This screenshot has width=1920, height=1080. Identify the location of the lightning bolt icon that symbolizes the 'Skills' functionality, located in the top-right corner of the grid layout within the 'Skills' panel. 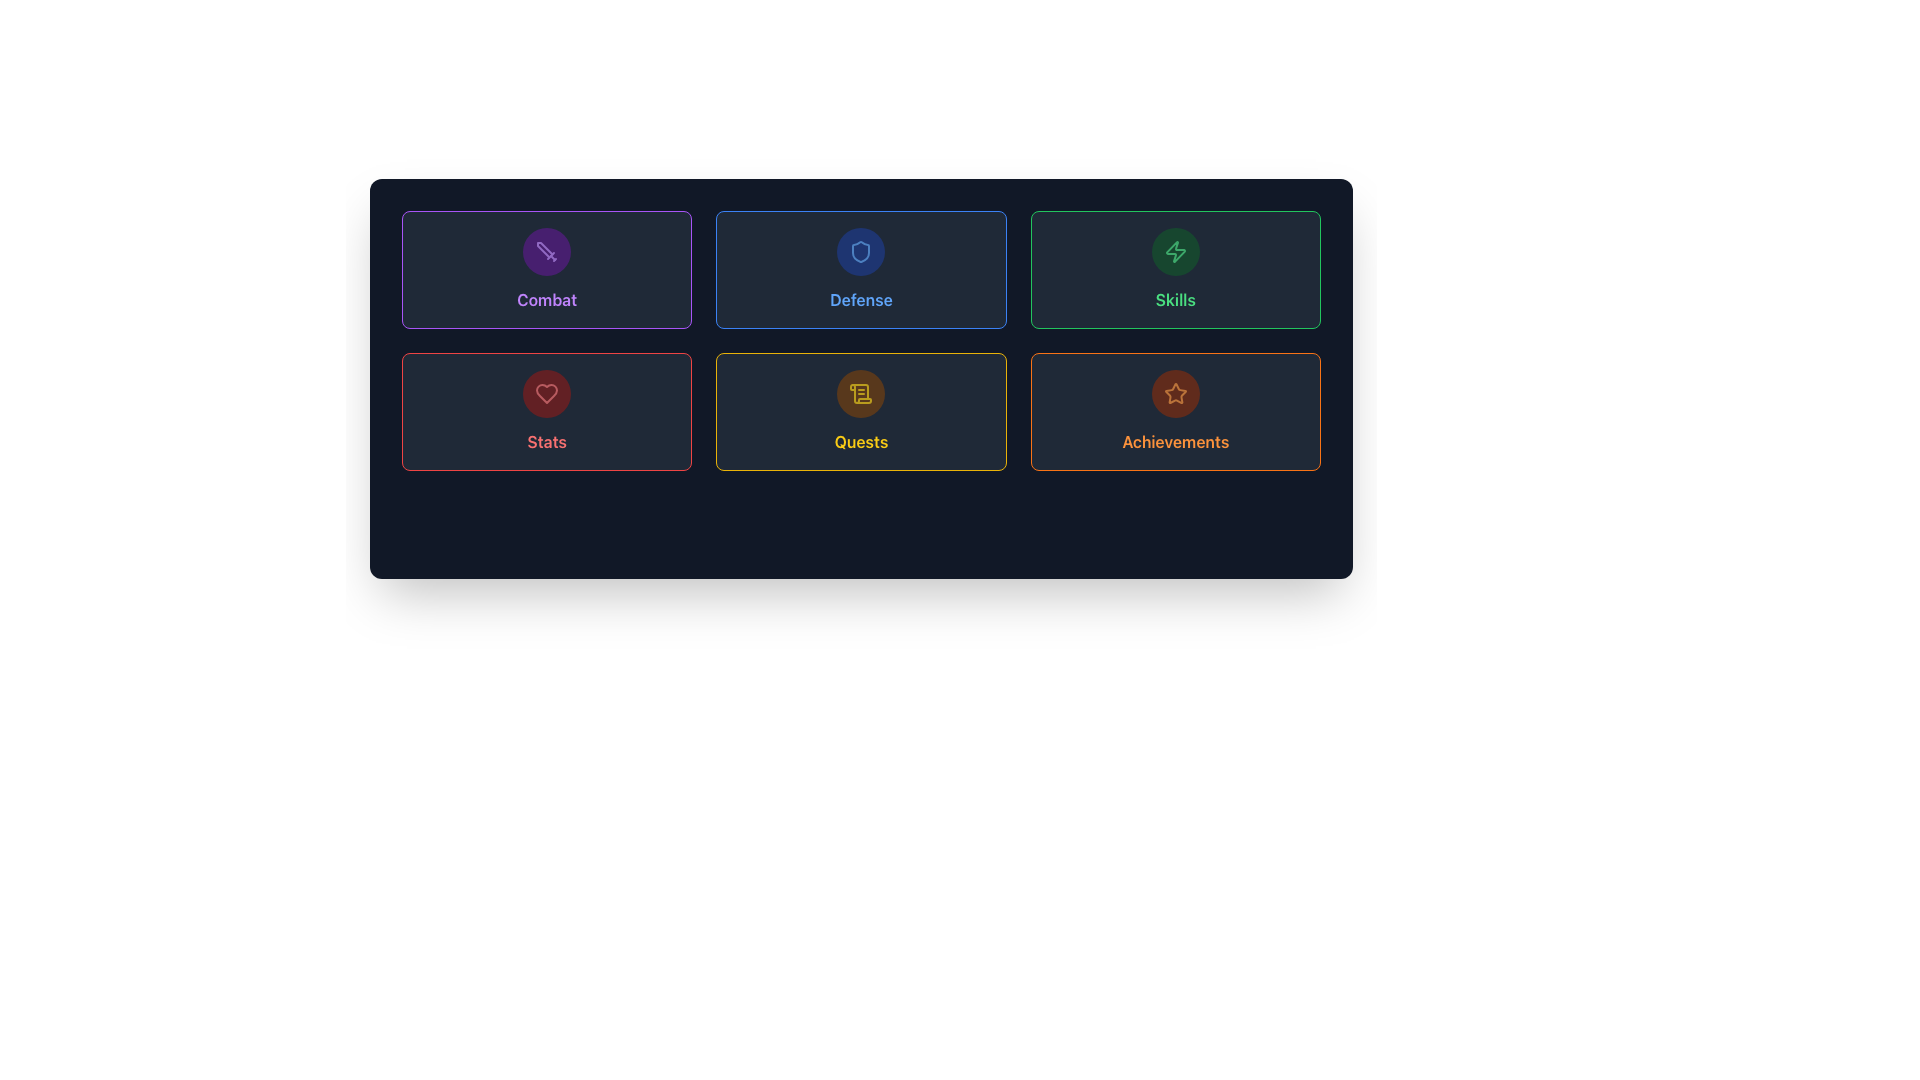
(1175, 250).